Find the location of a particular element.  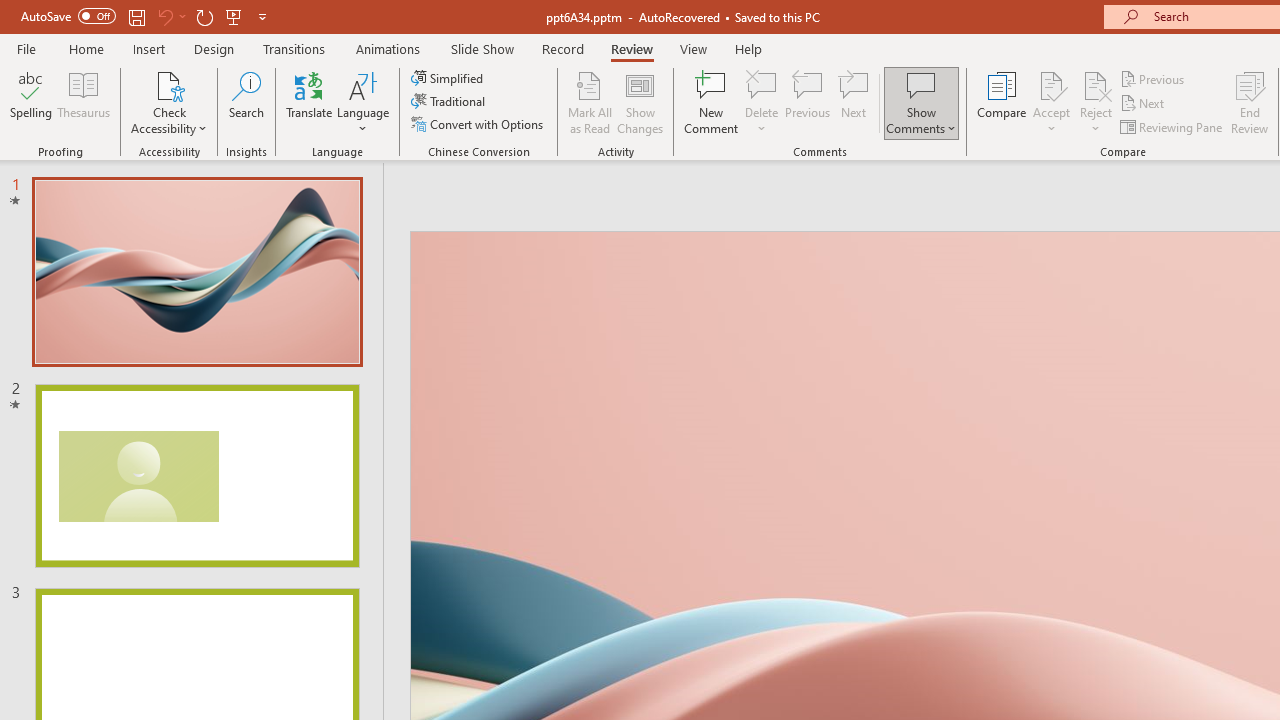

'Reviewing Pane' is located at coordinates (1173, 127).